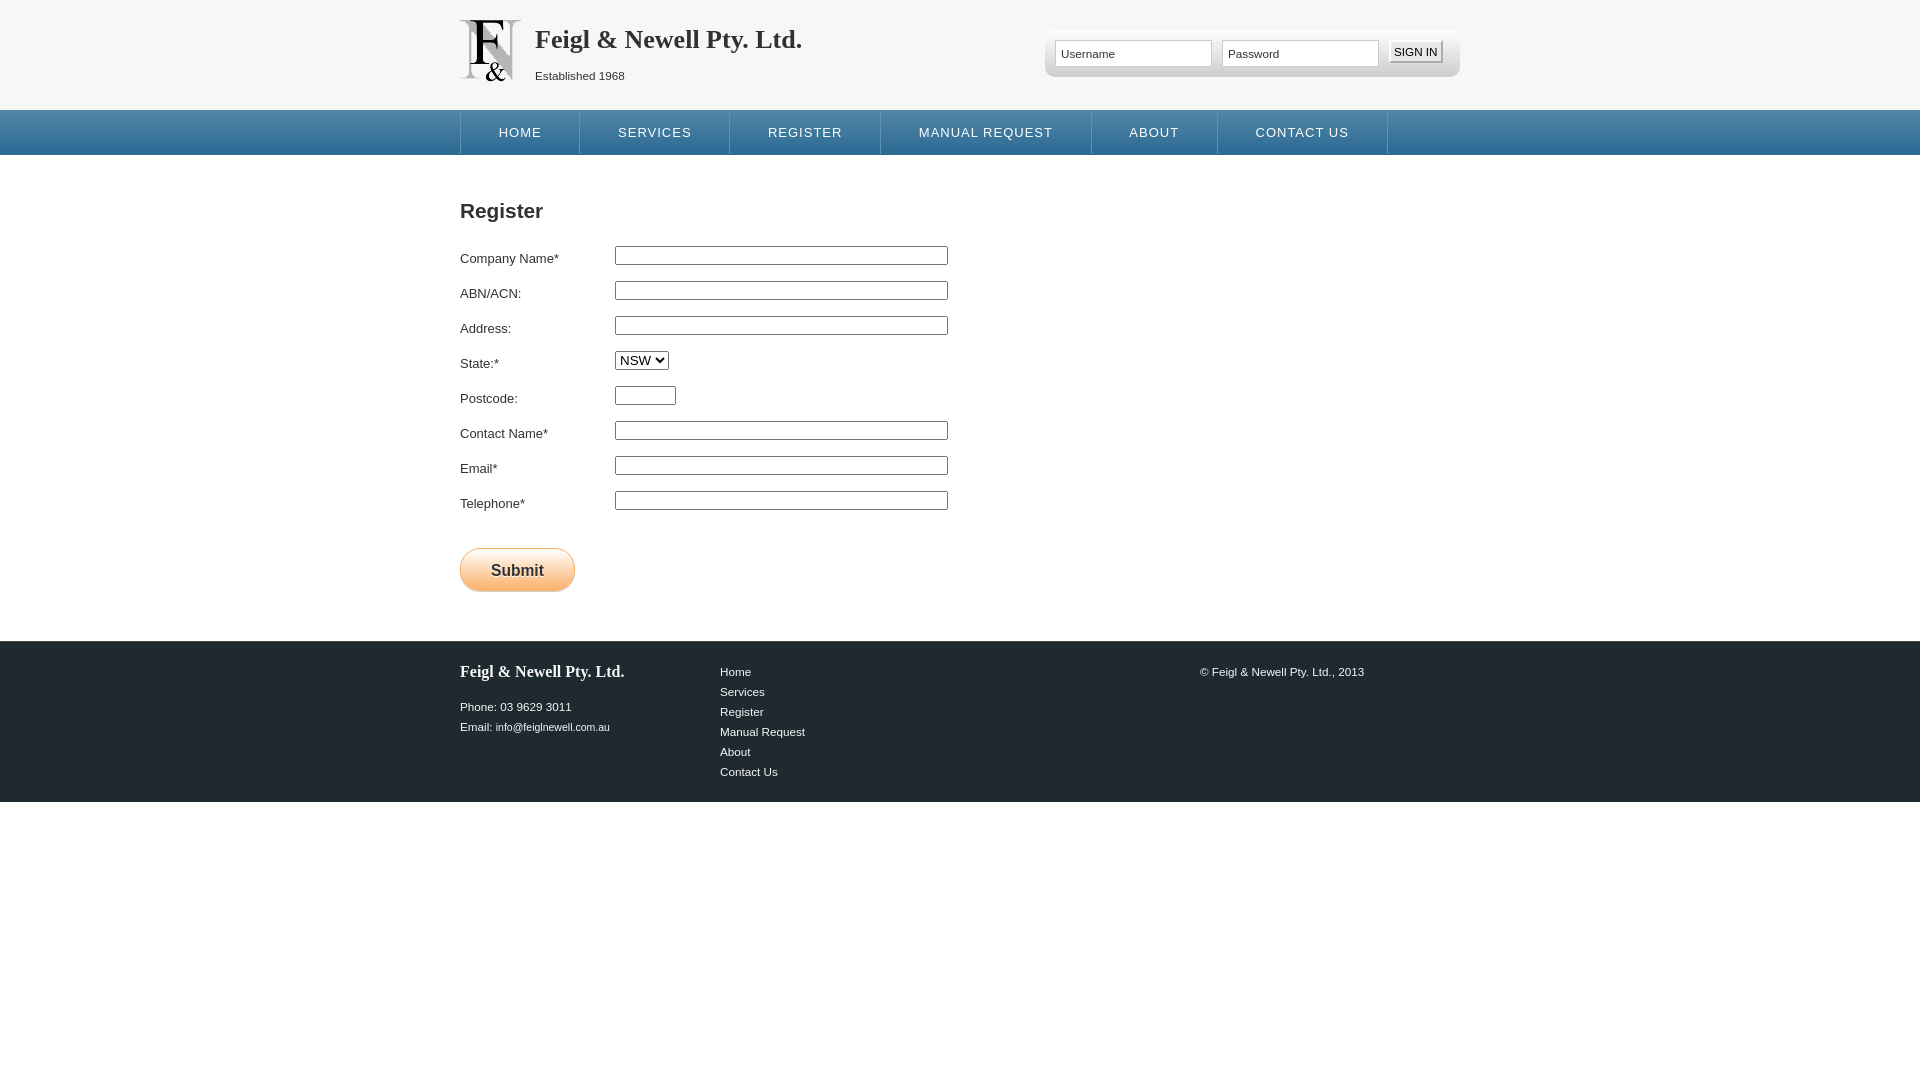  What do you see at coordinates (741, 690) in the screenshot?
I see `'Services'` at bounding box center [741, 690].